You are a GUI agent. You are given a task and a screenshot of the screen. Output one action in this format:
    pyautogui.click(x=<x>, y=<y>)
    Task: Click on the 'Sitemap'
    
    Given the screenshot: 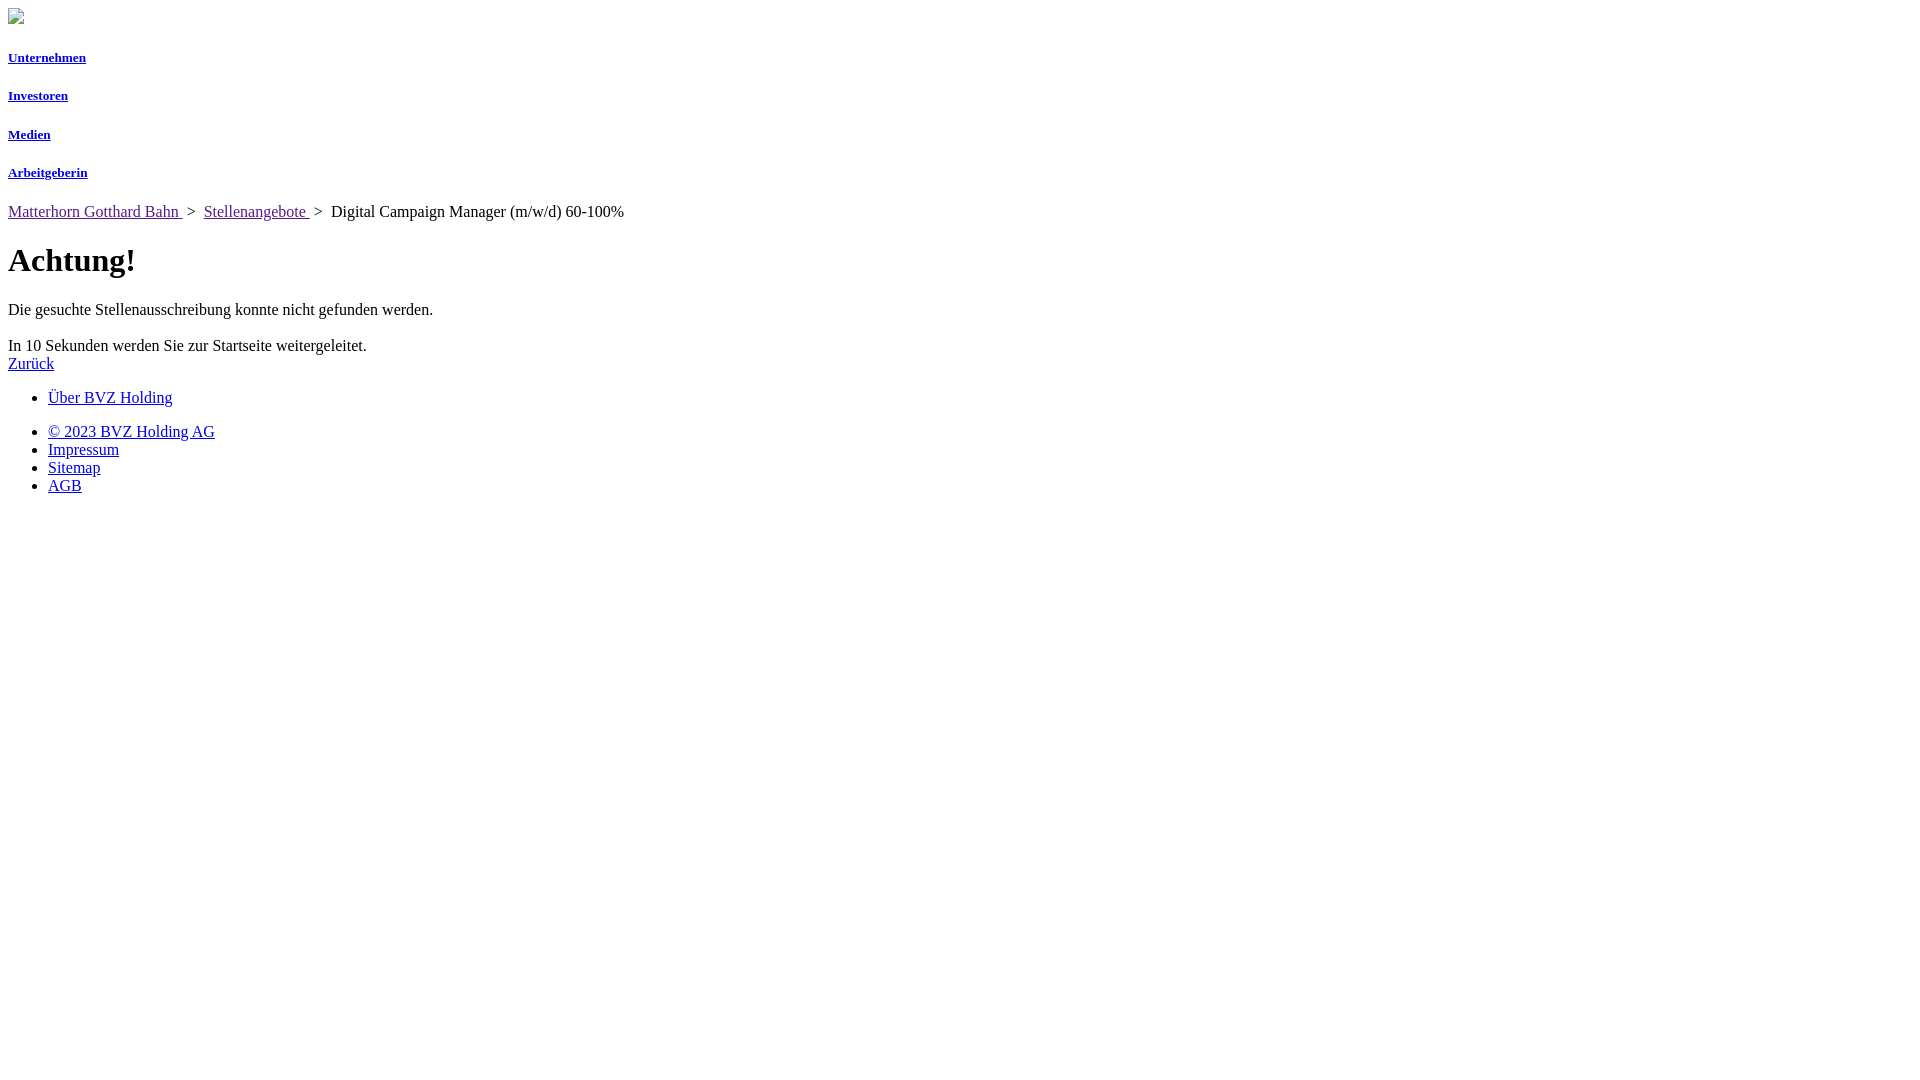 What is the action you would take?
    pyautogui.click(x=73, y=467)
    